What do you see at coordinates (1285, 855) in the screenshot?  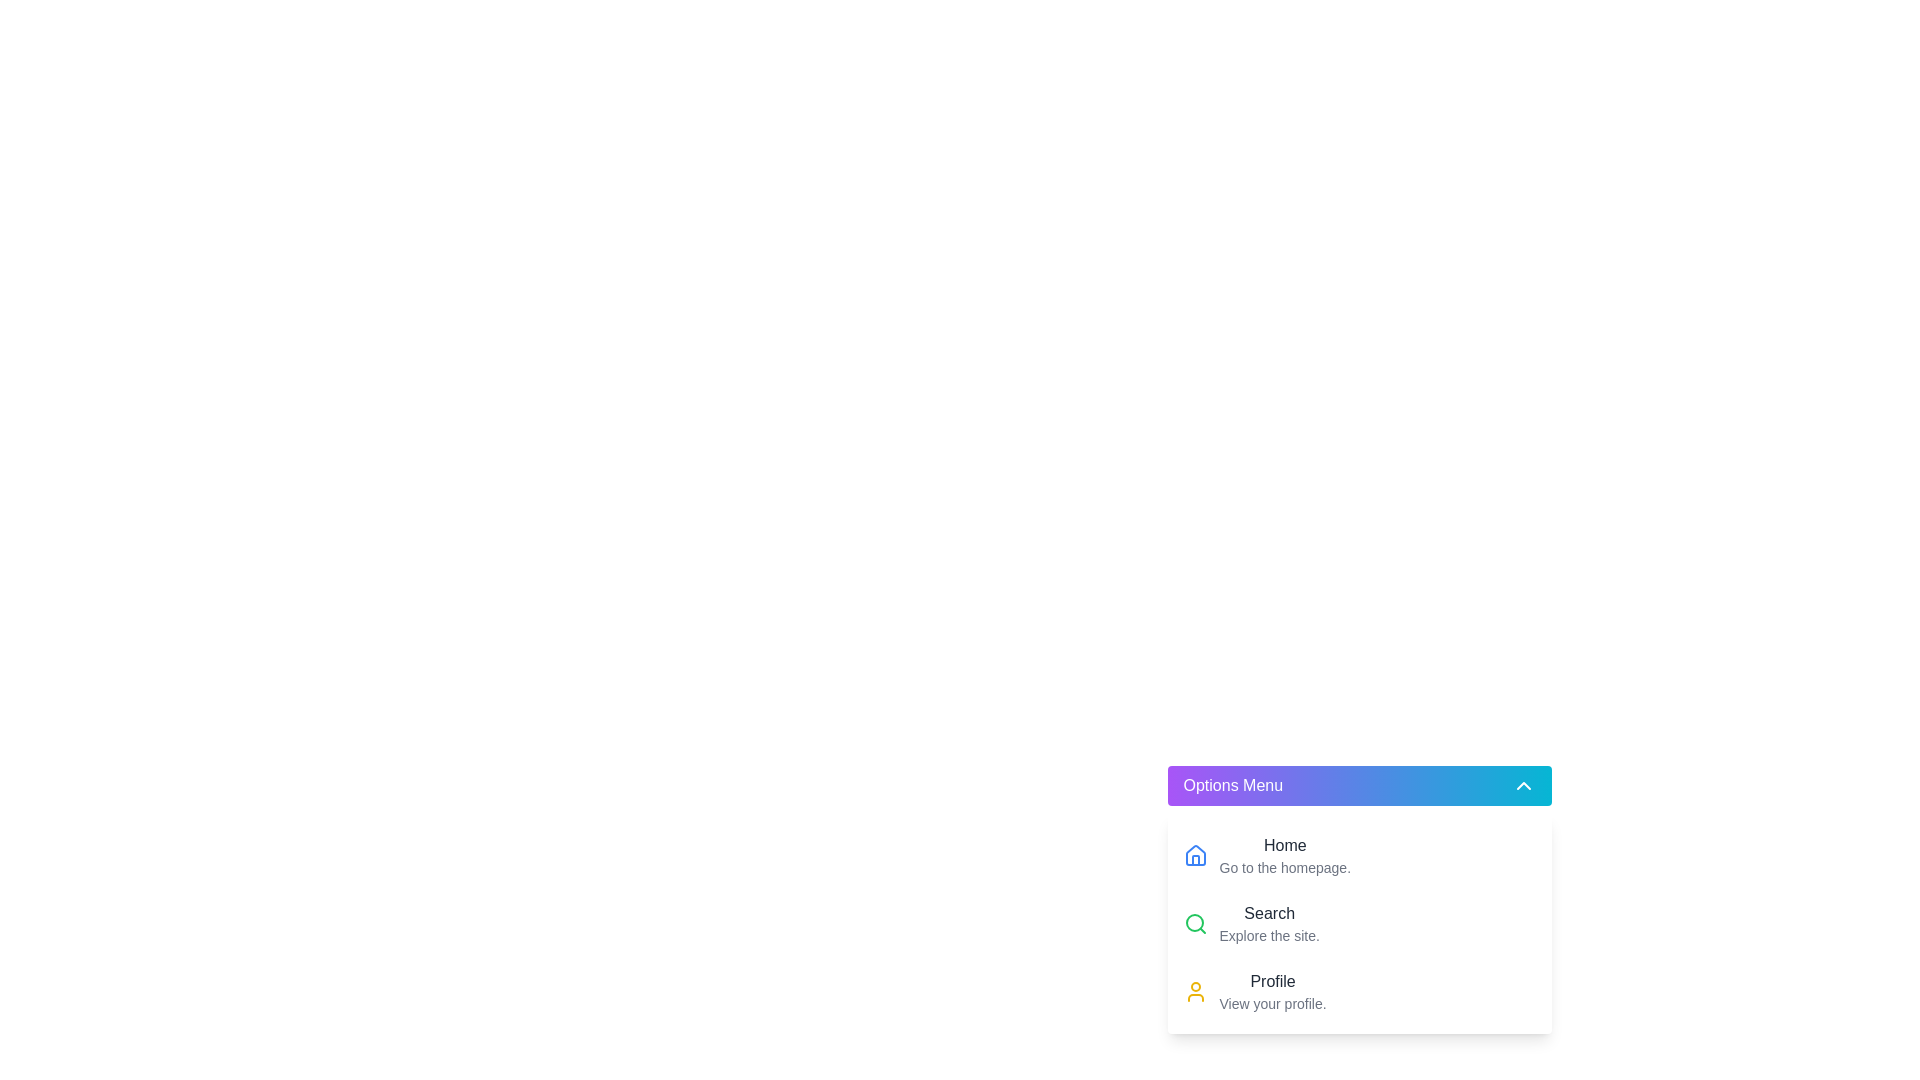 I see `the Text Label that serves as a navigational link` at bounding box center [1285, 855].